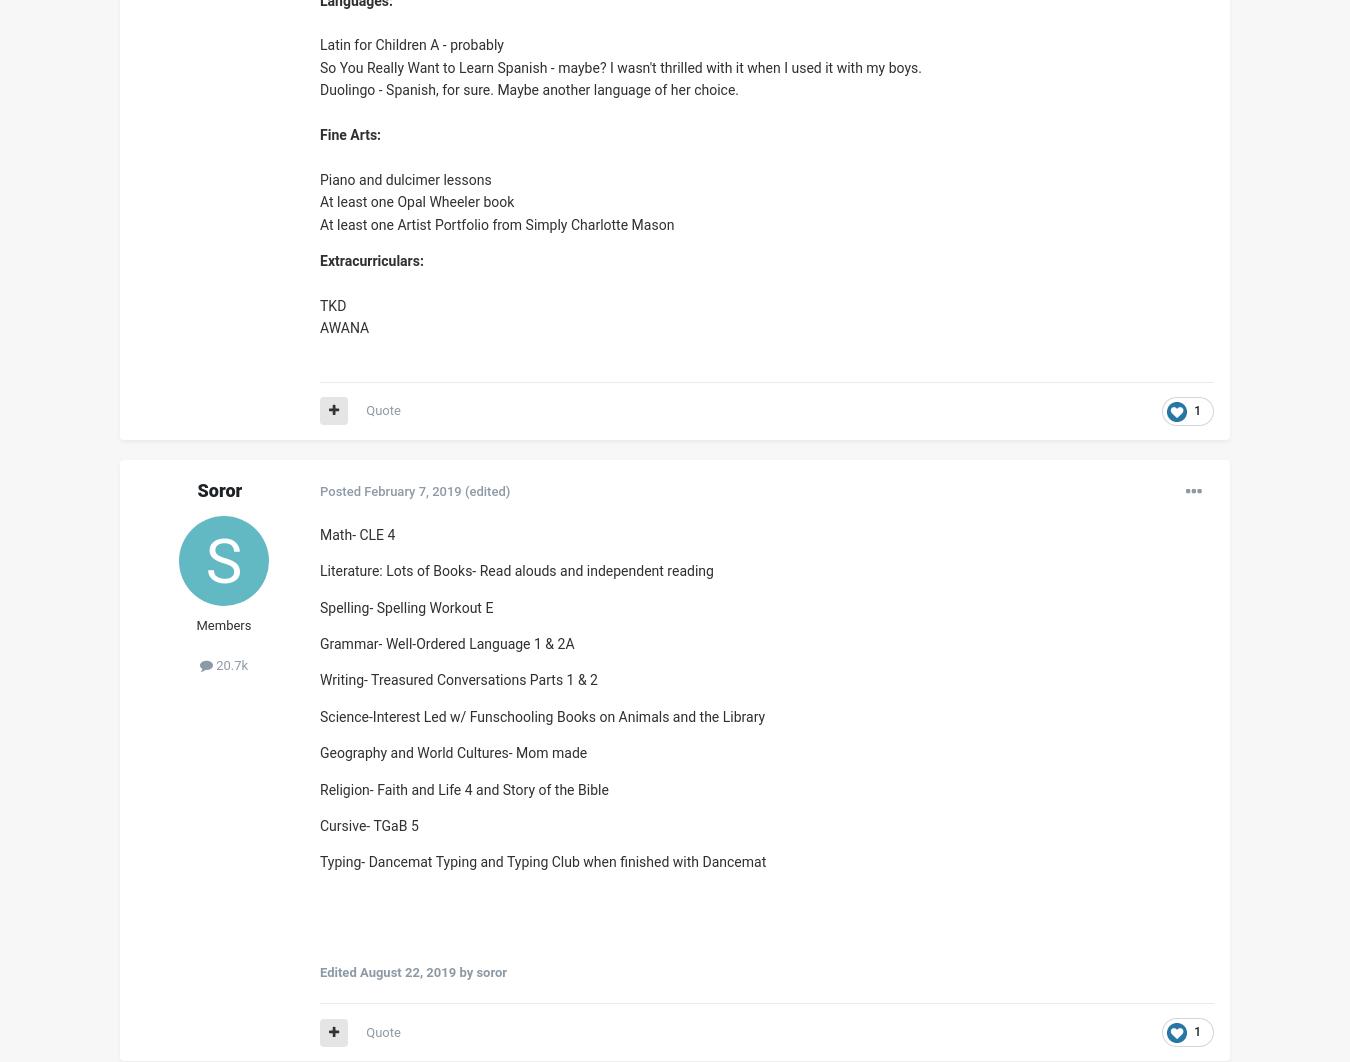  What do you see at coordinates (621, 67) in the screenshot?
I see `'So You Really Want to Learn Spanish - maybe? I wasn't thrilled with it when I used it with my boys.'` at bounding box center [621, 67].